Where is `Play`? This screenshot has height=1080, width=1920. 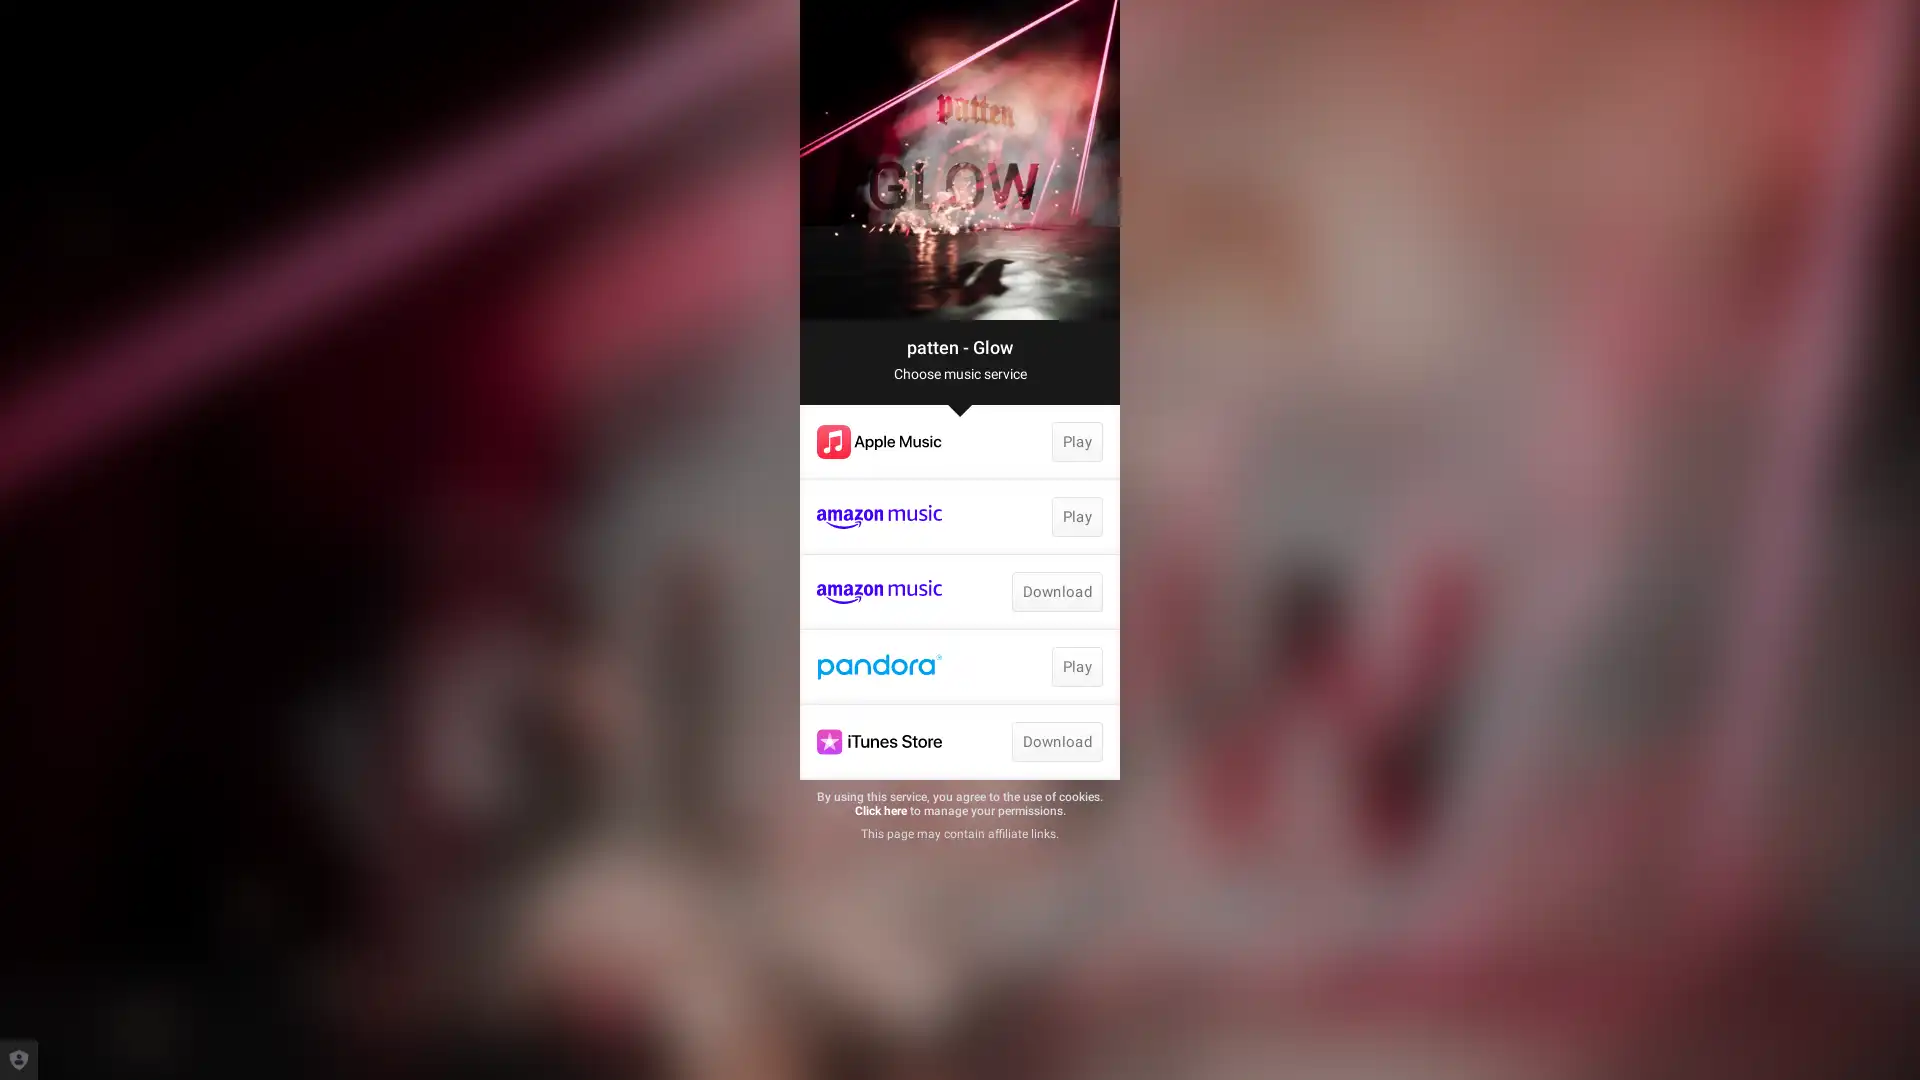 Play is located at coordinates (1075, 515).